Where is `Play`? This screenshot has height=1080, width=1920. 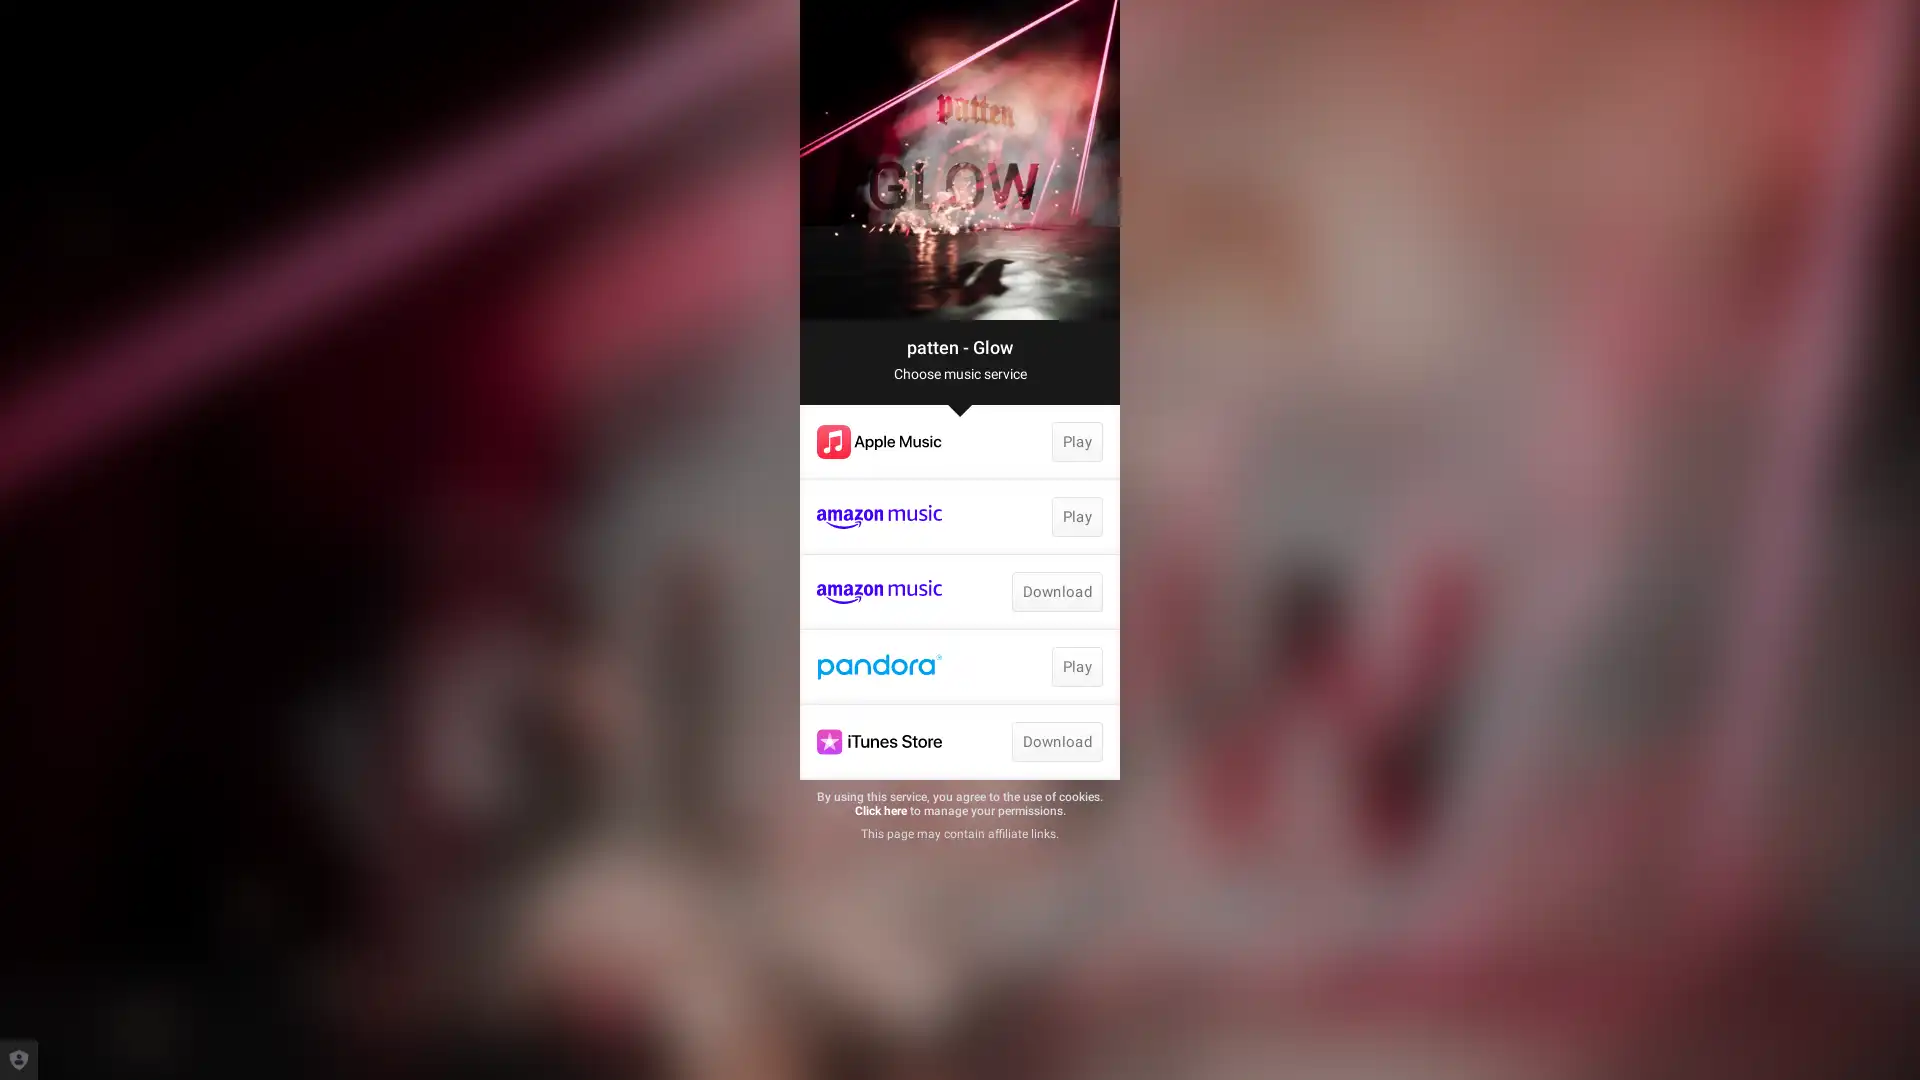 Play is located at coordinates (1075, 515).